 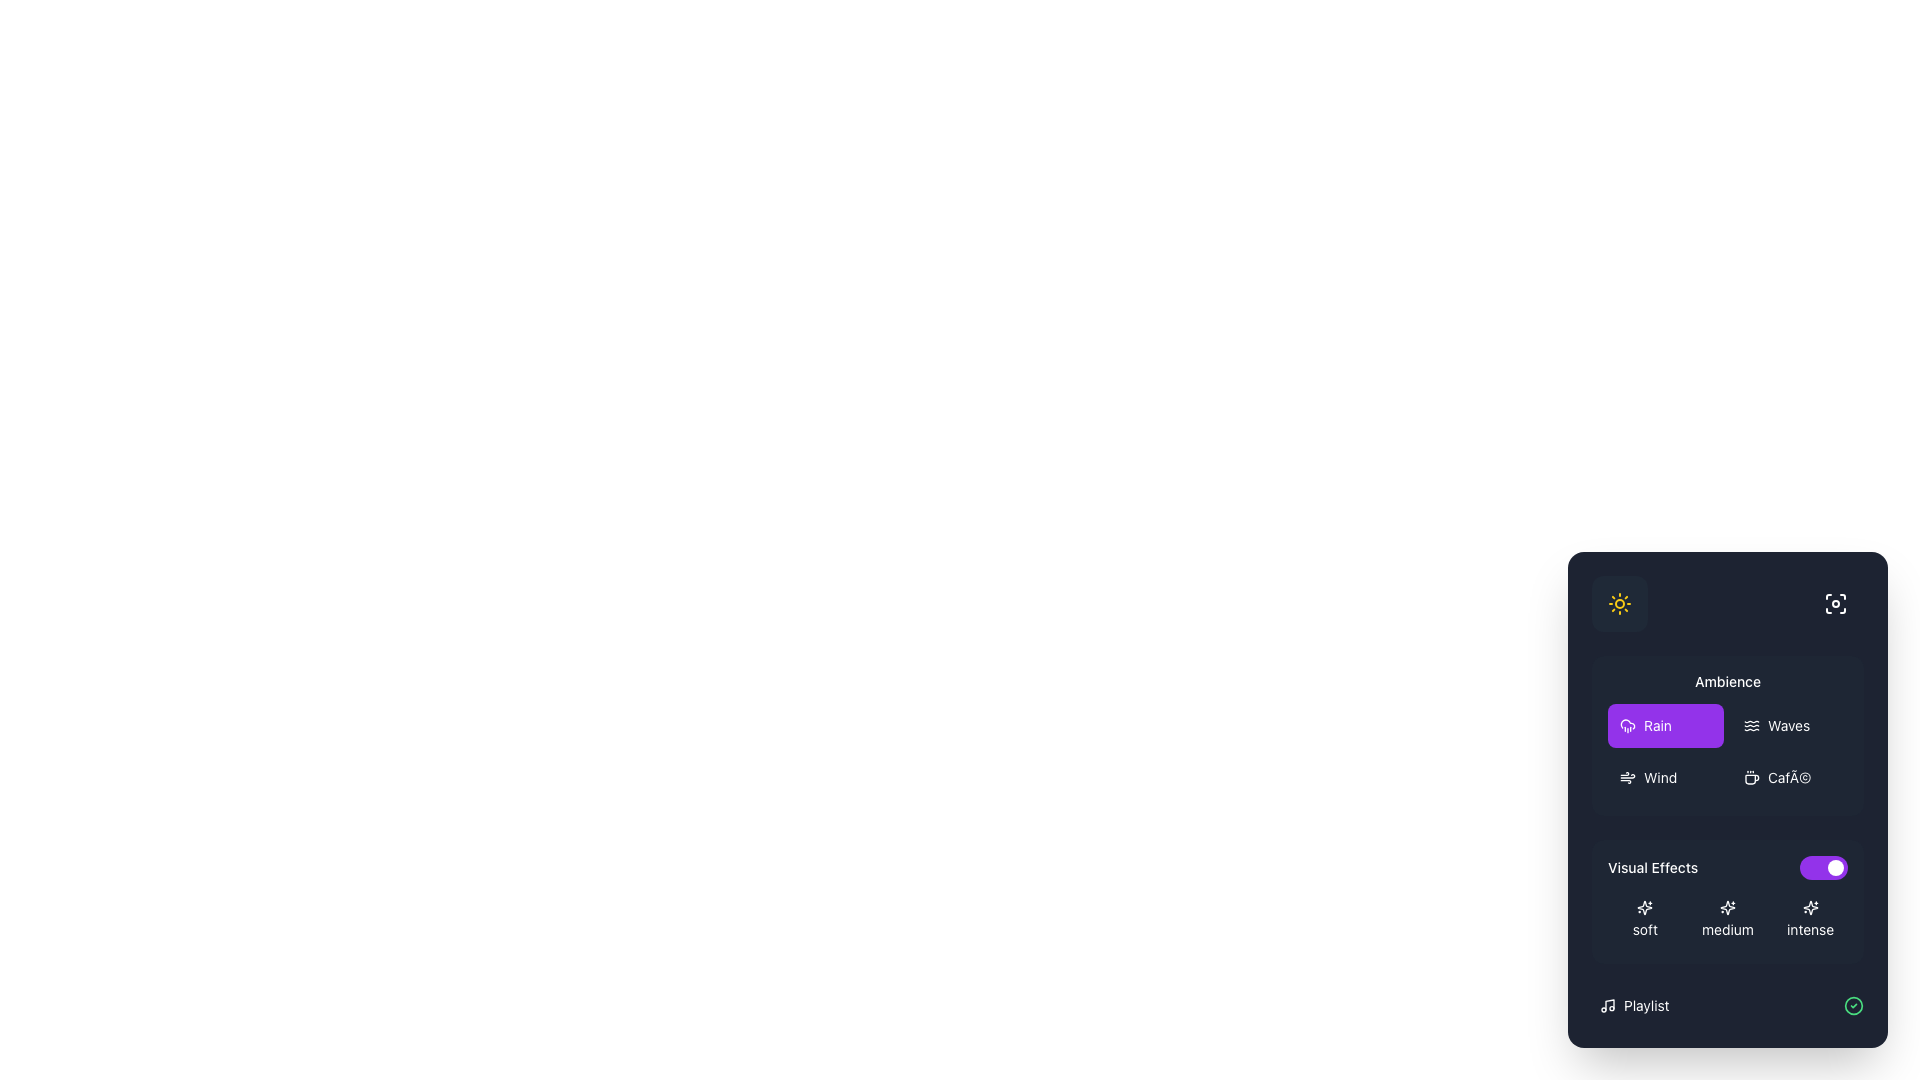 I want to click on the small circular toggle indicator with a white background and purple border located in the upper-right corner of the toggle switch in the 'Visual Effects' section, so click(x=1836, y=866).